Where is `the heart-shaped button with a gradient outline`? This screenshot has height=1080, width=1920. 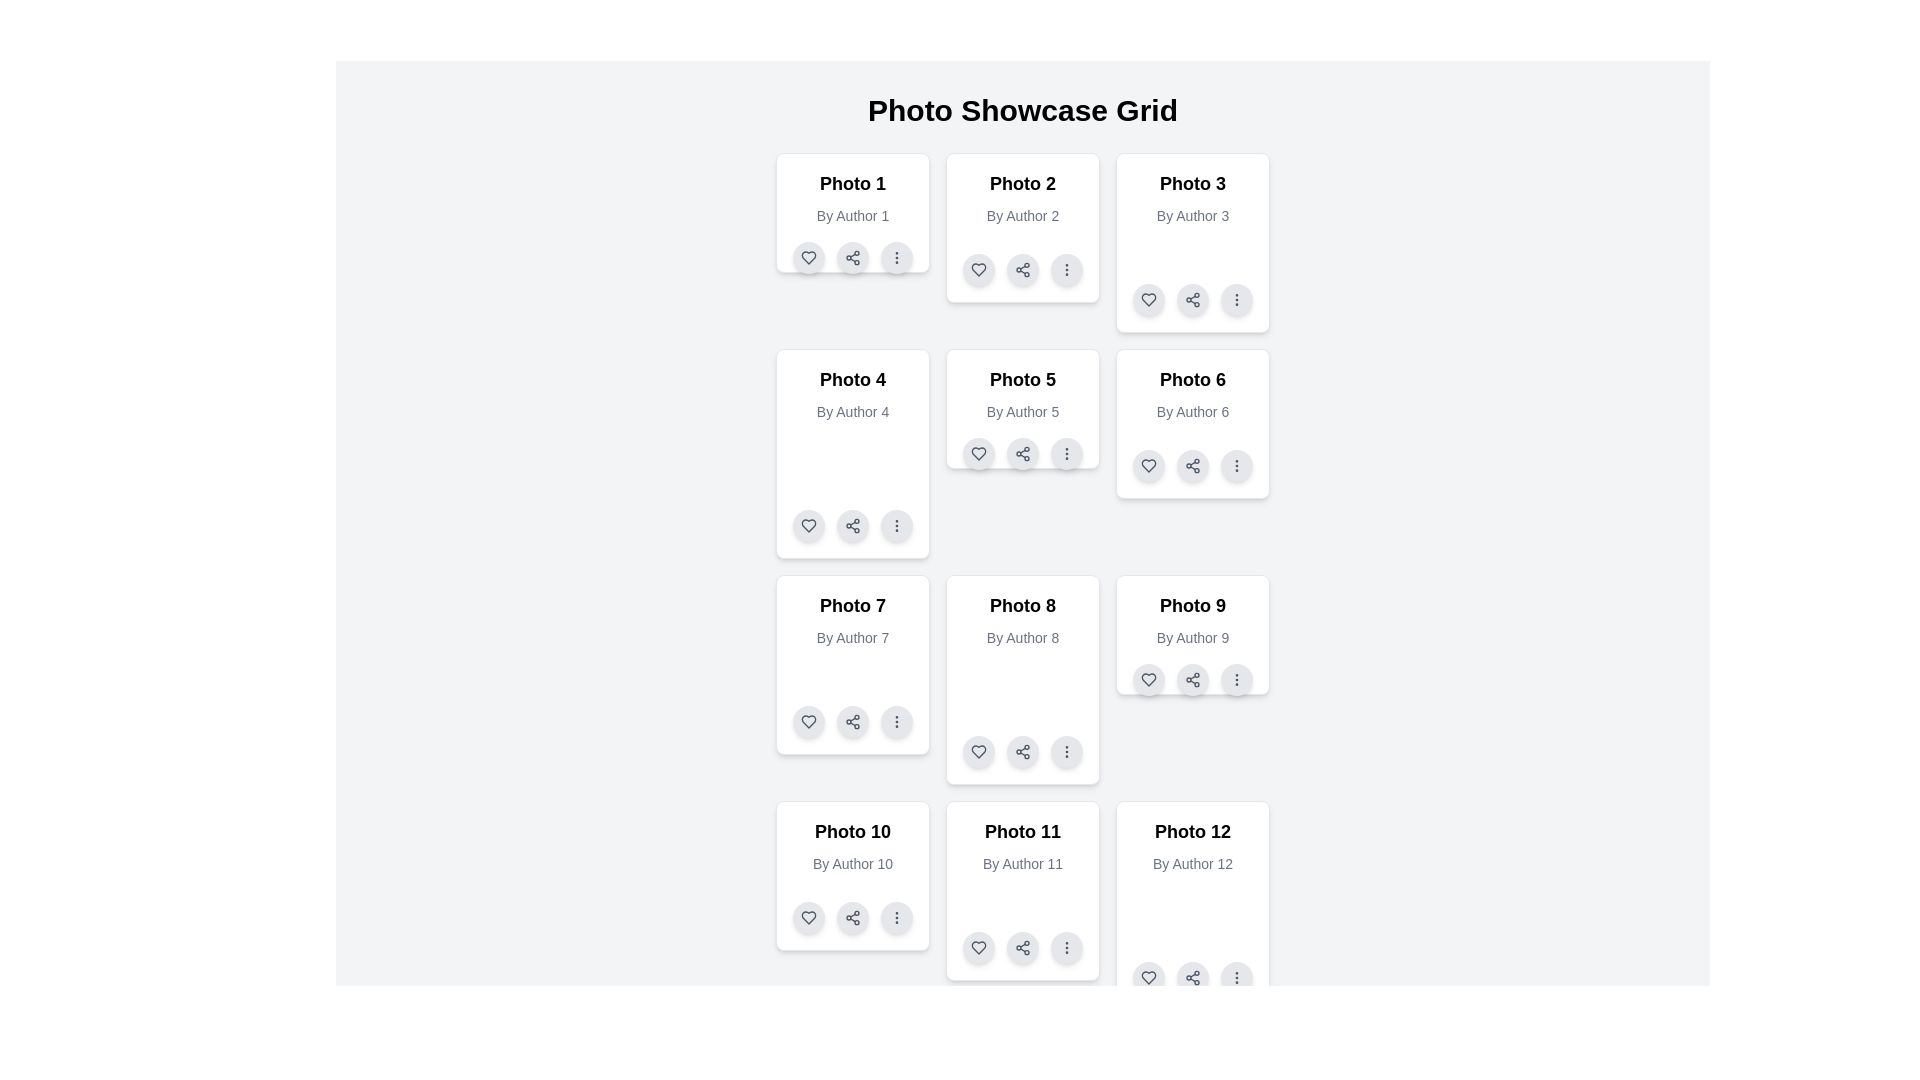 the heart-shaped button with a gradient outline is located at coordinates (1148, 678).